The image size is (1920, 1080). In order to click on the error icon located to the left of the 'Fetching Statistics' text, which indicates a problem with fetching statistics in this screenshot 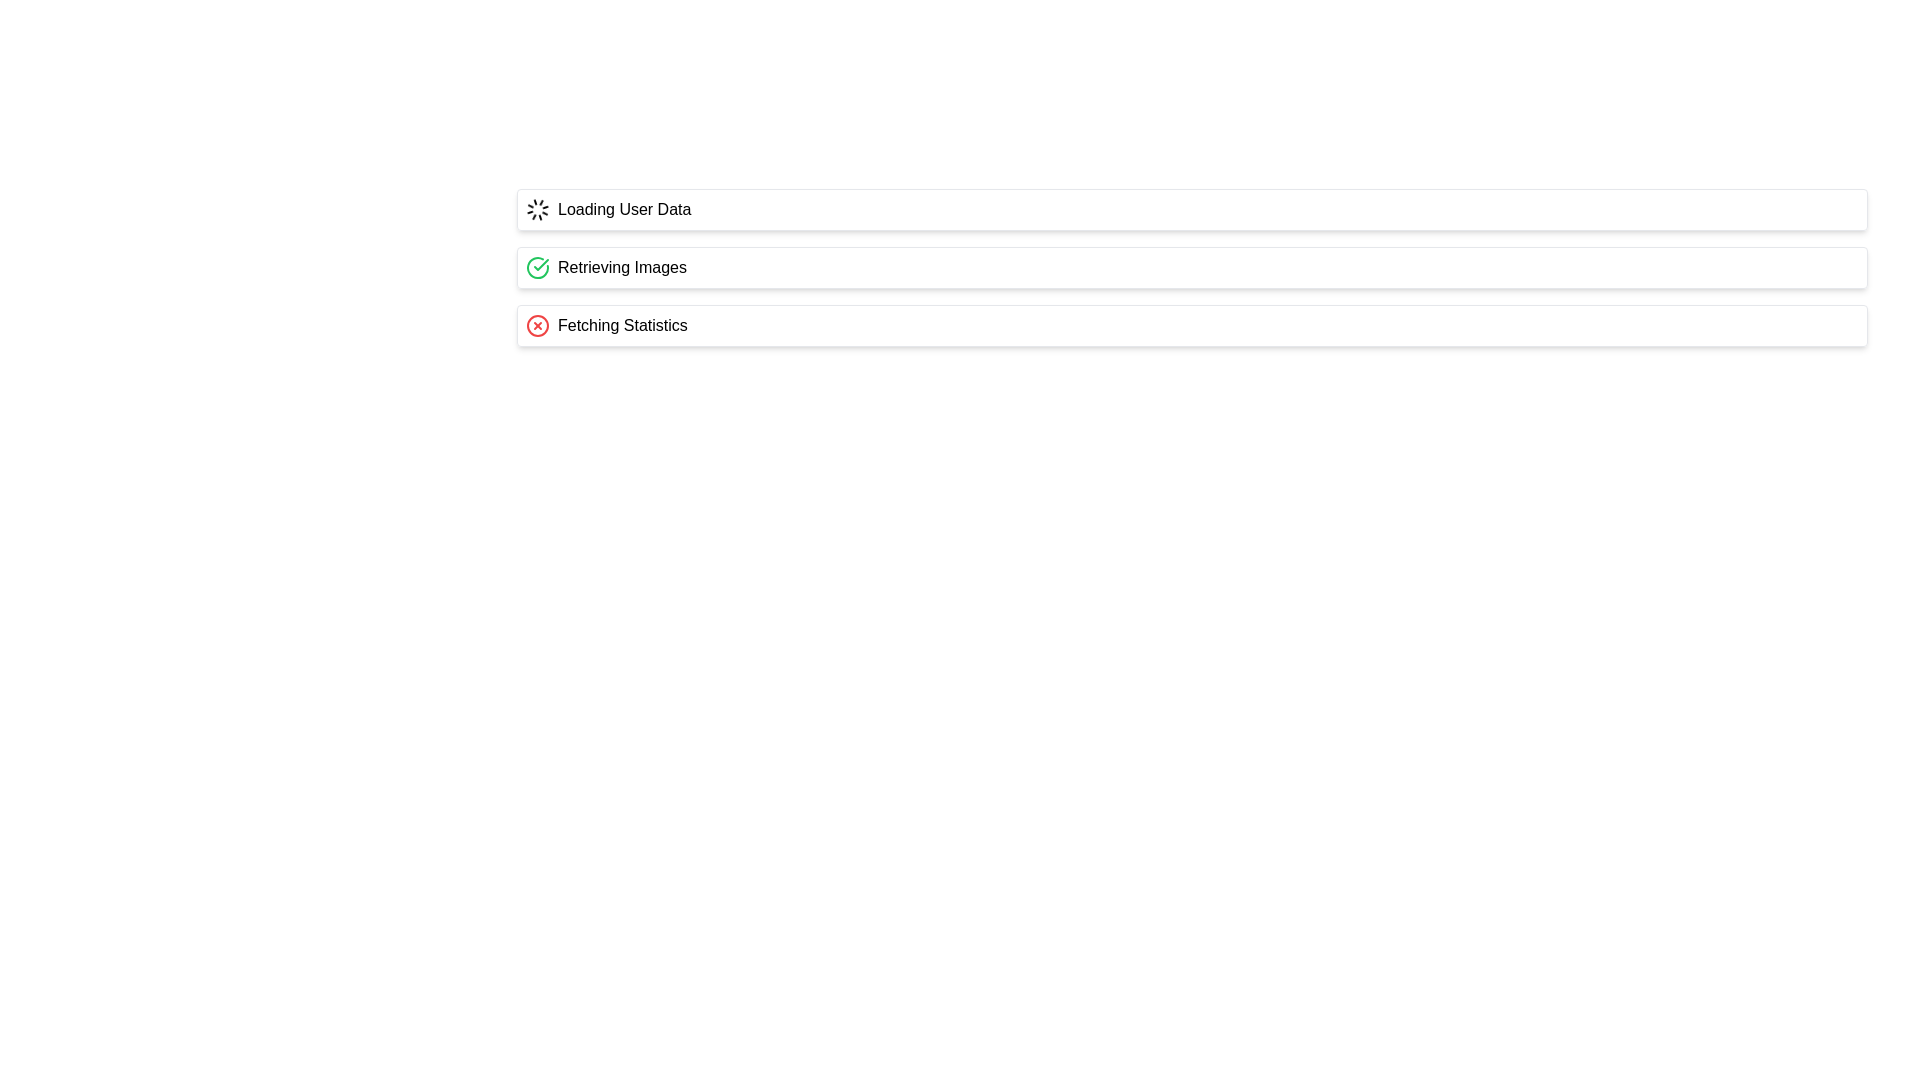, I will do `click(537, 325)`.